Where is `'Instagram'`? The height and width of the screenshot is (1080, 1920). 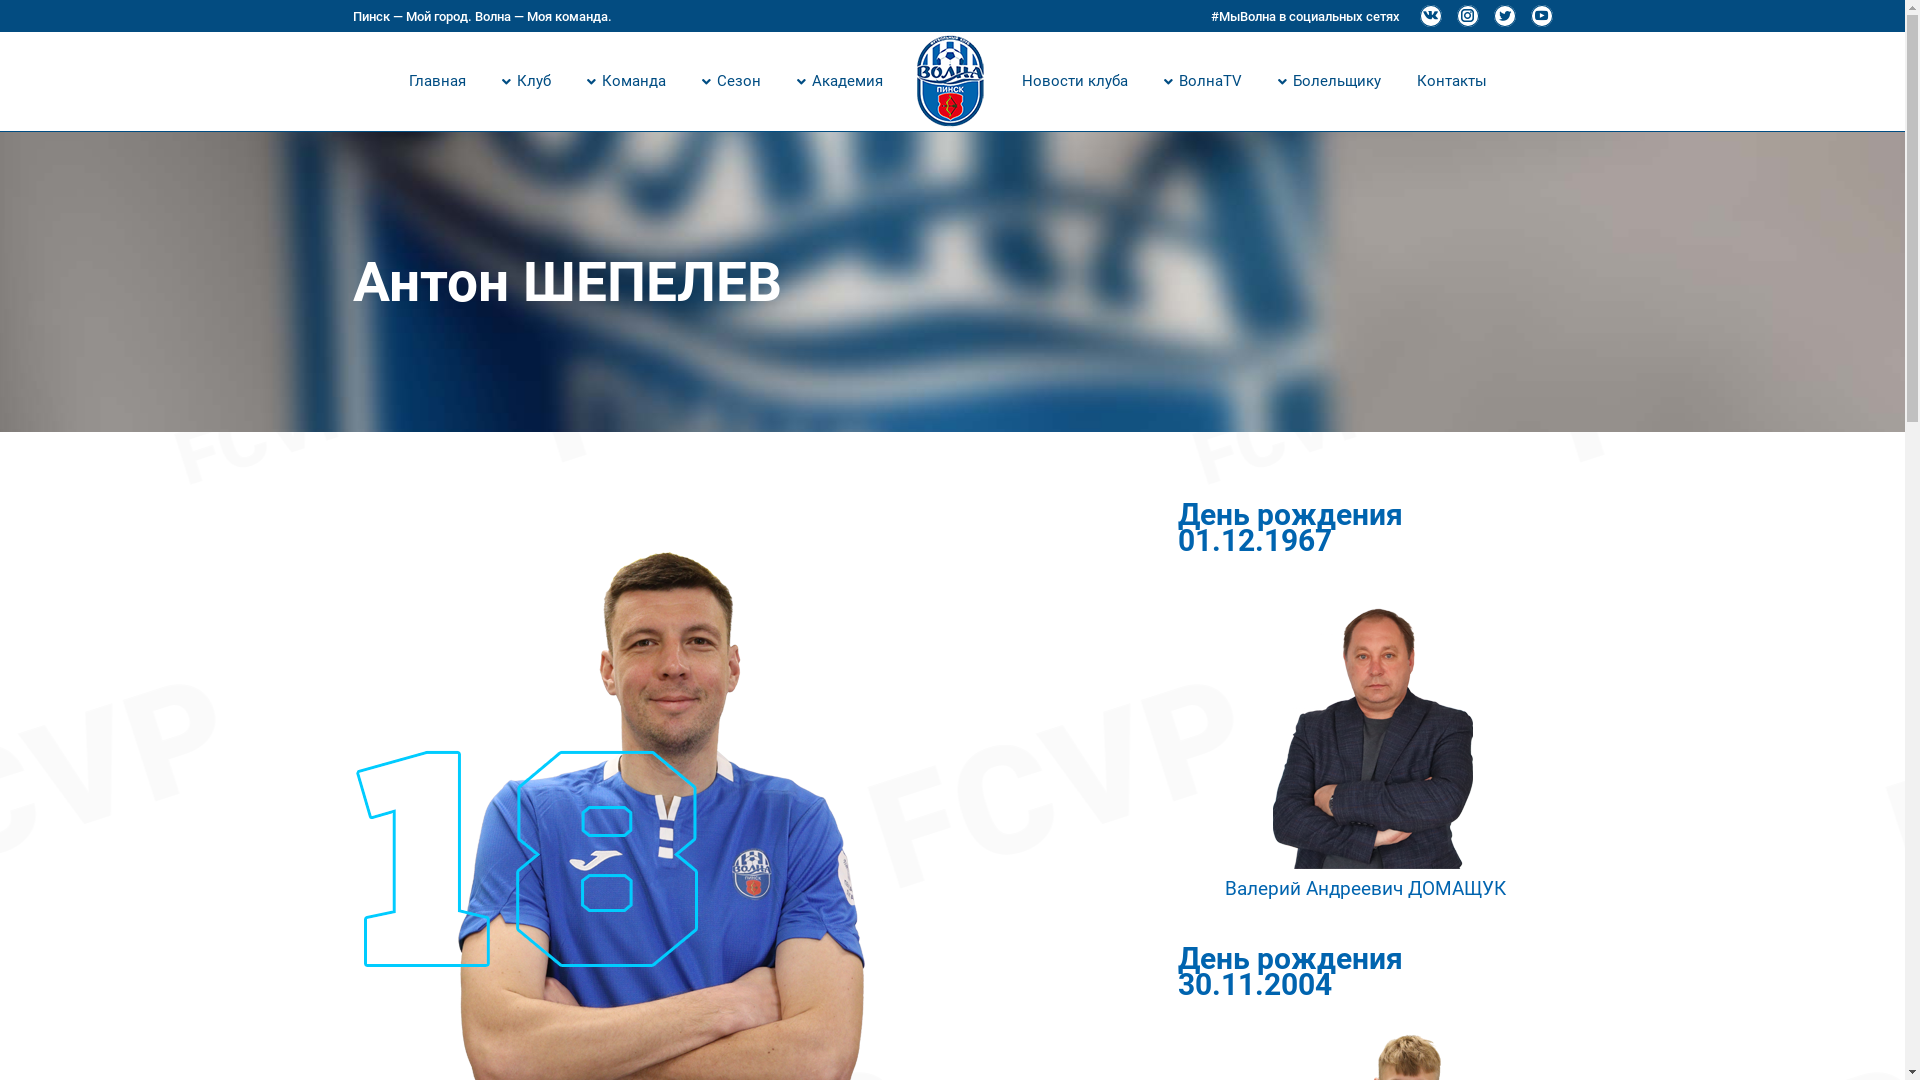 'Instagram' is located at coordinates (1455, 15).